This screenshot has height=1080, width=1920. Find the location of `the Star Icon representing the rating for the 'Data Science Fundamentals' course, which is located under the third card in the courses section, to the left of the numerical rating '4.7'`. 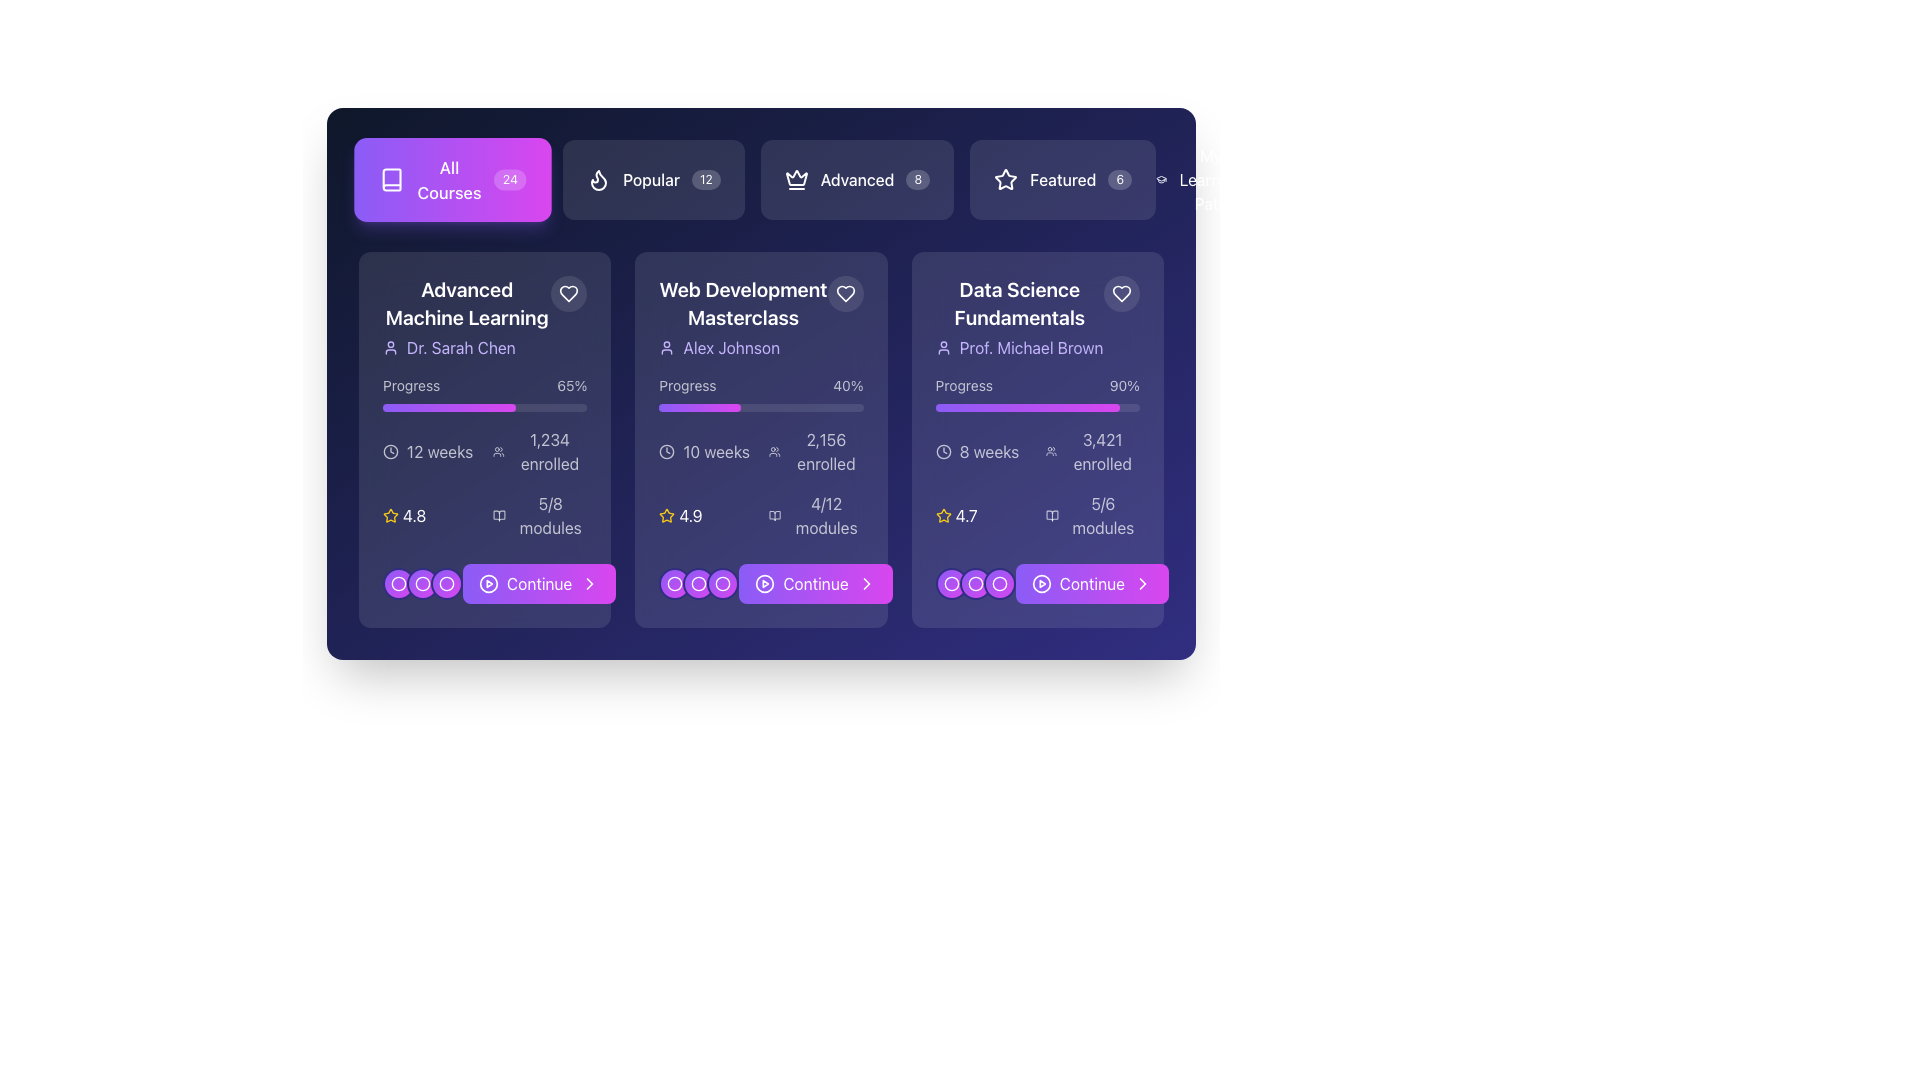

the Star Icon representing the rating for the 'Data Science Fundamentals' course, which is located under the third card in the courses section, to the left of the numerical rating '4.7' is located at coordinates (942, 514).